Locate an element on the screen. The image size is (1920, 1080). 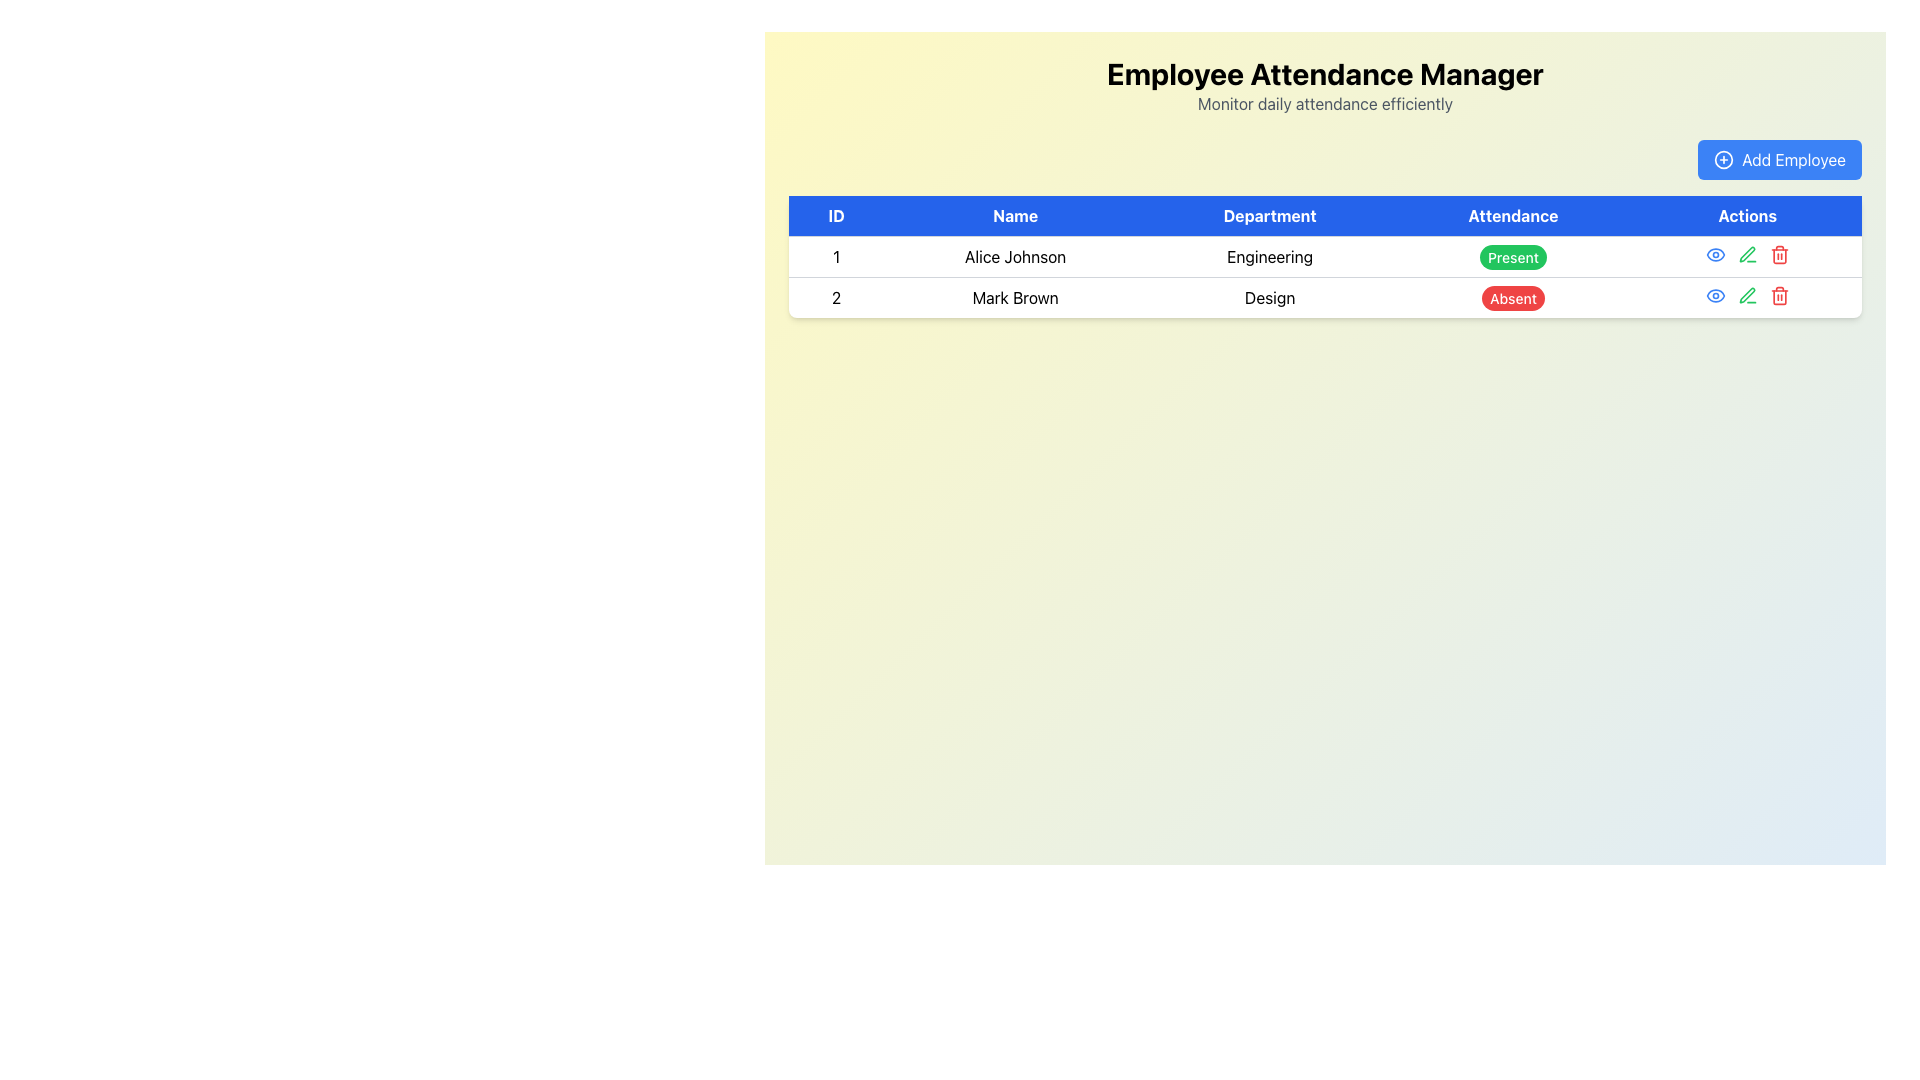
the 'Actions' Table Header Cell, which is a rectangular button in bold white font located at the top-right of the table header is located at coordinates (1746, 216).